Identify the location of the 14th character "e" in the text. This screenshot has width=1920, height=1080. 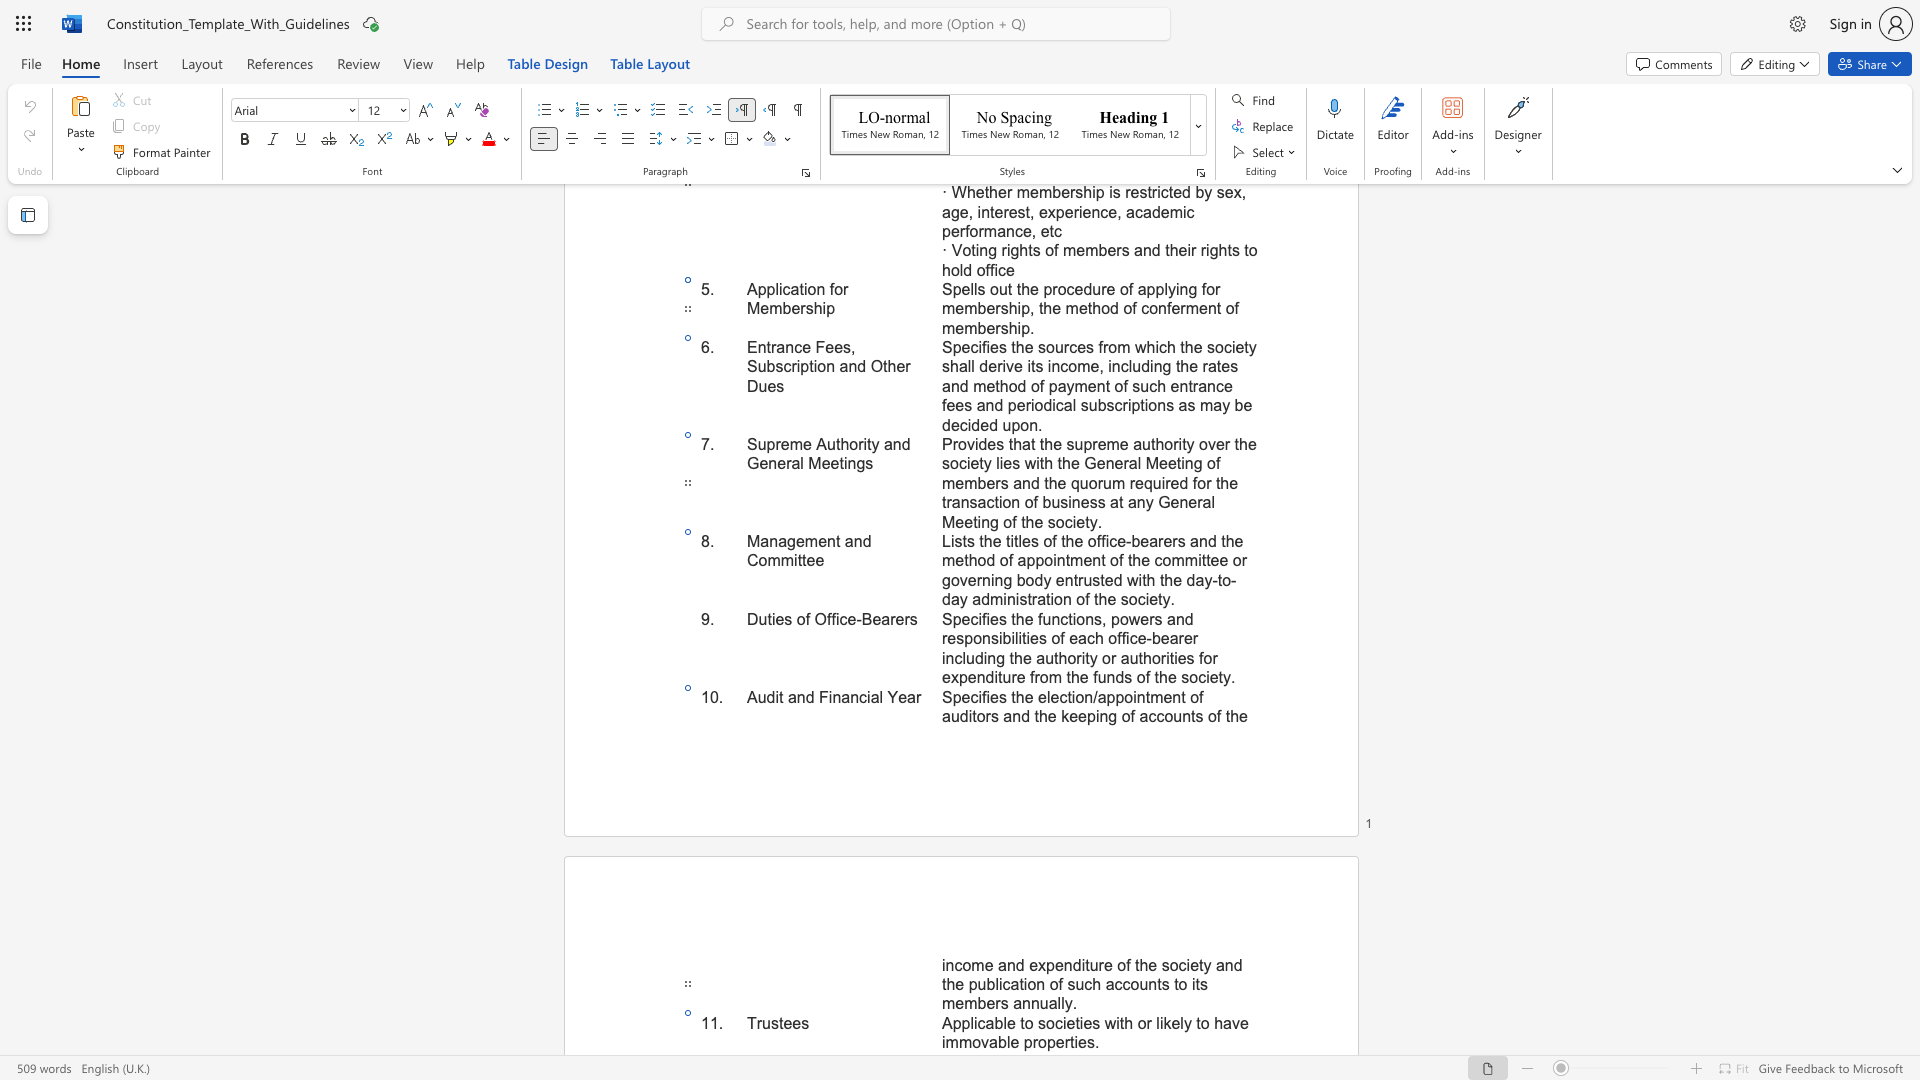
(972, 676).